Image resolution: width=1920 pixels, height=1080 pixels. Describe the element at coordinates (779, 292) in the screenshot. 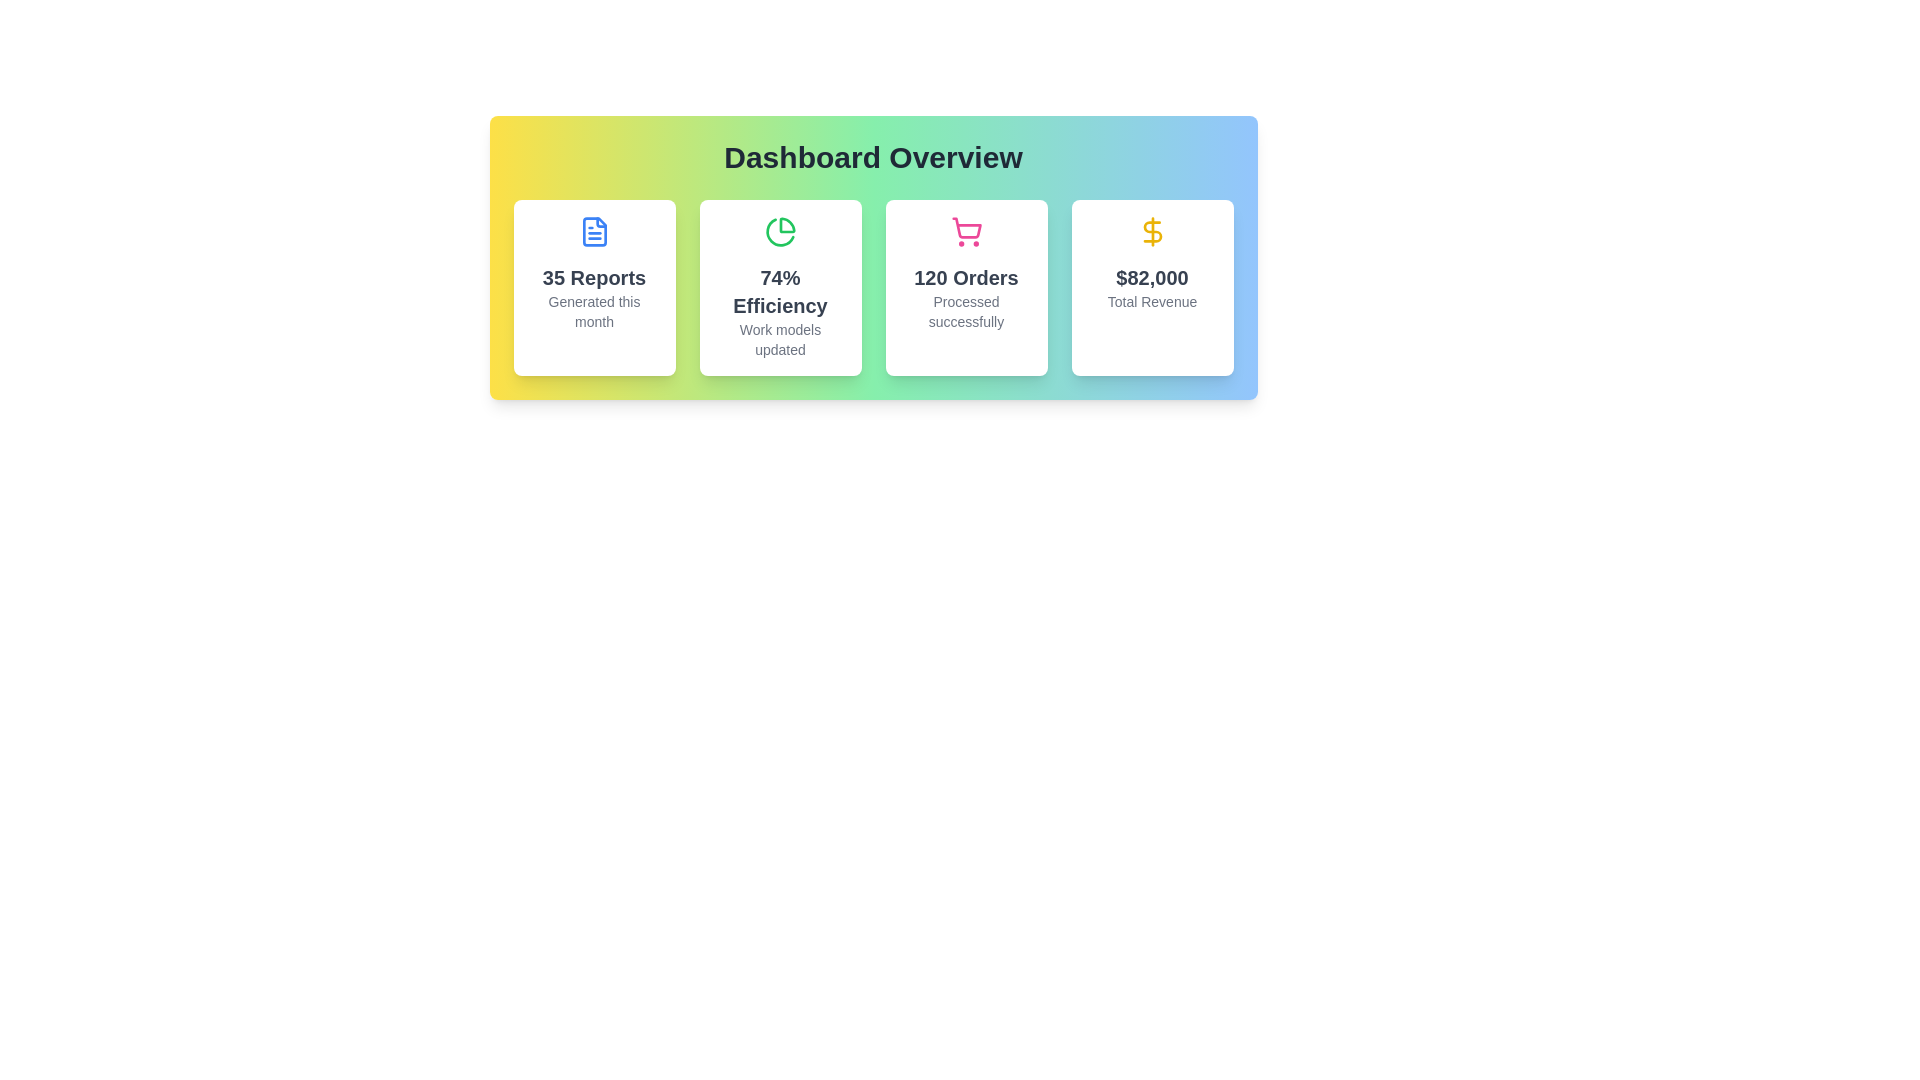

I see `text label displaying '74% Efficiency', which is a bold, large dark gray text centered above the 'Work models updated' text in the second card from the left` at that location.